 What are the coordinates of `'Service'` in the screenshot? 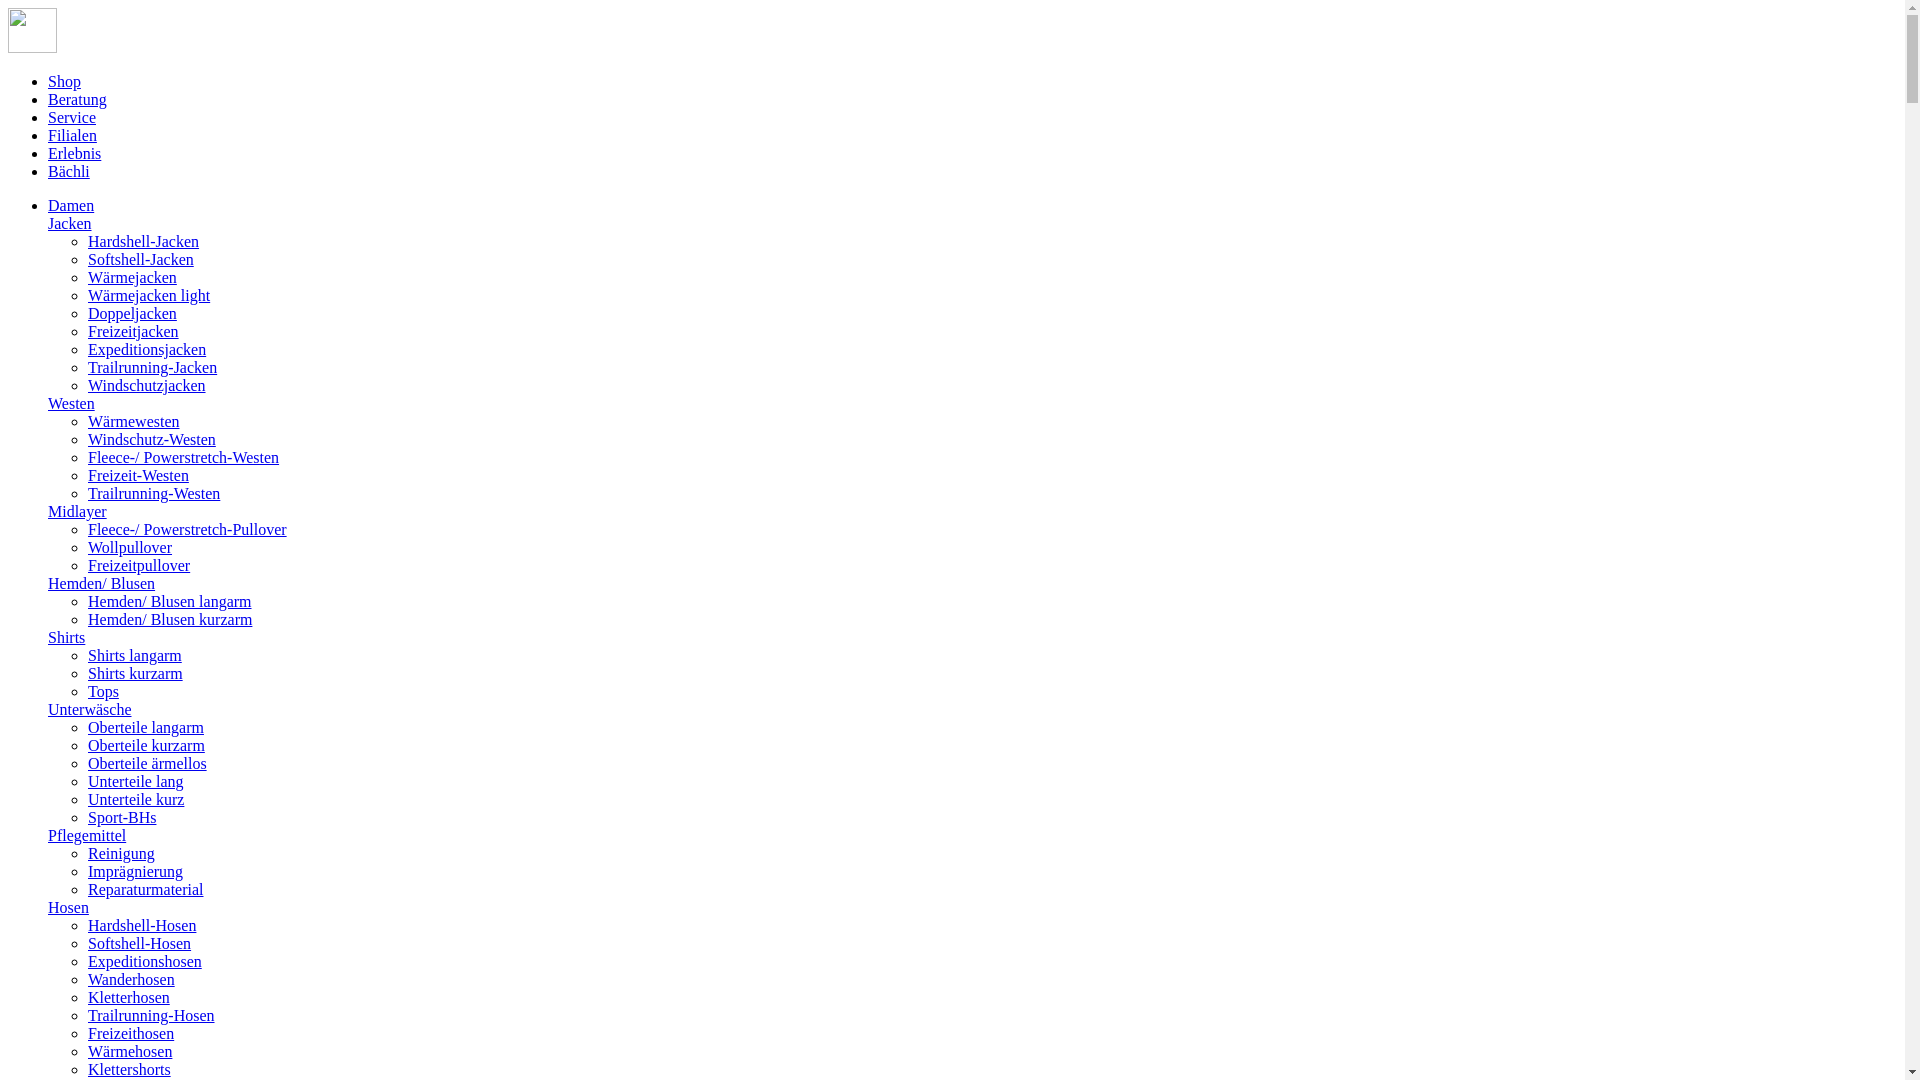 It's located at (72, 117).